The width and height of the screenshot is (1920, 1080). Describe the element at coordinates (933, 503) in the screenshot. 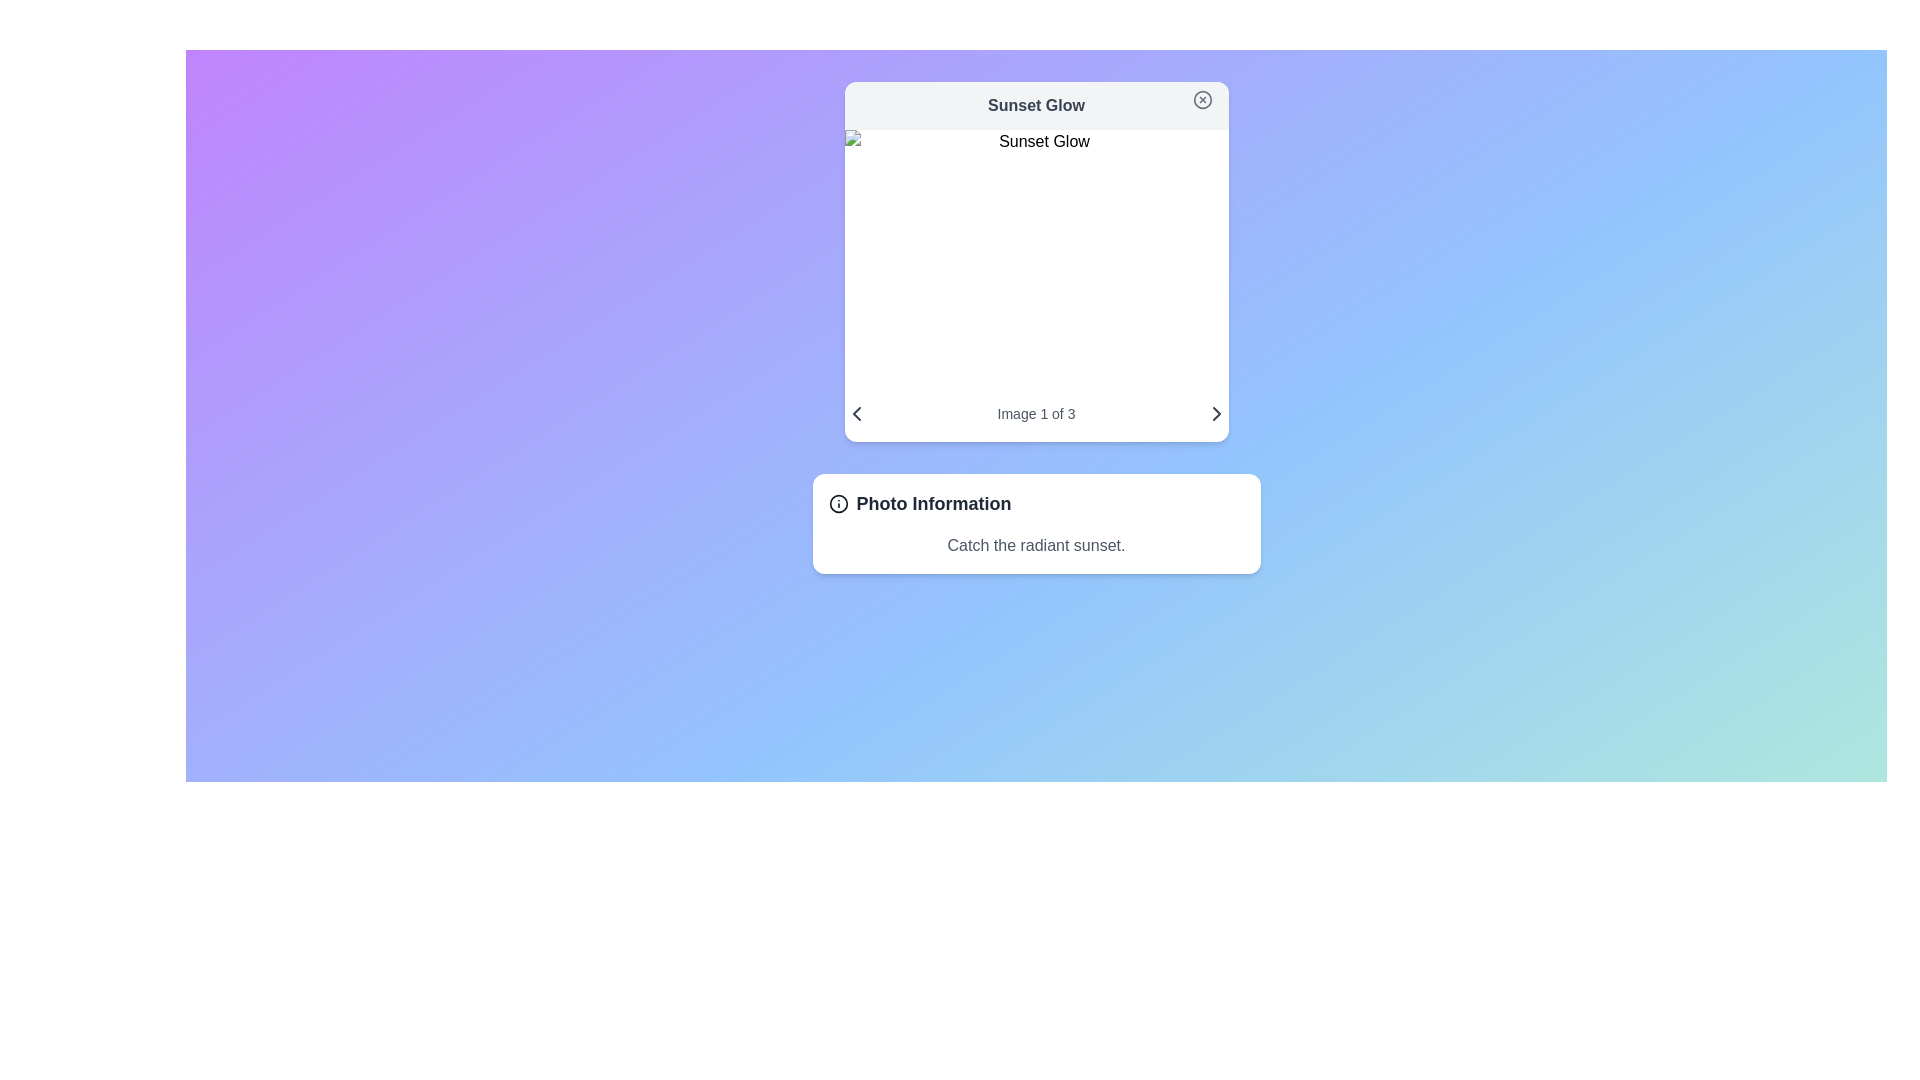

I see `the bold text label stating 'Photo Information' which is located below an image display component and above descriptive text, aligned horizontally next to a circular information icon` at that location.